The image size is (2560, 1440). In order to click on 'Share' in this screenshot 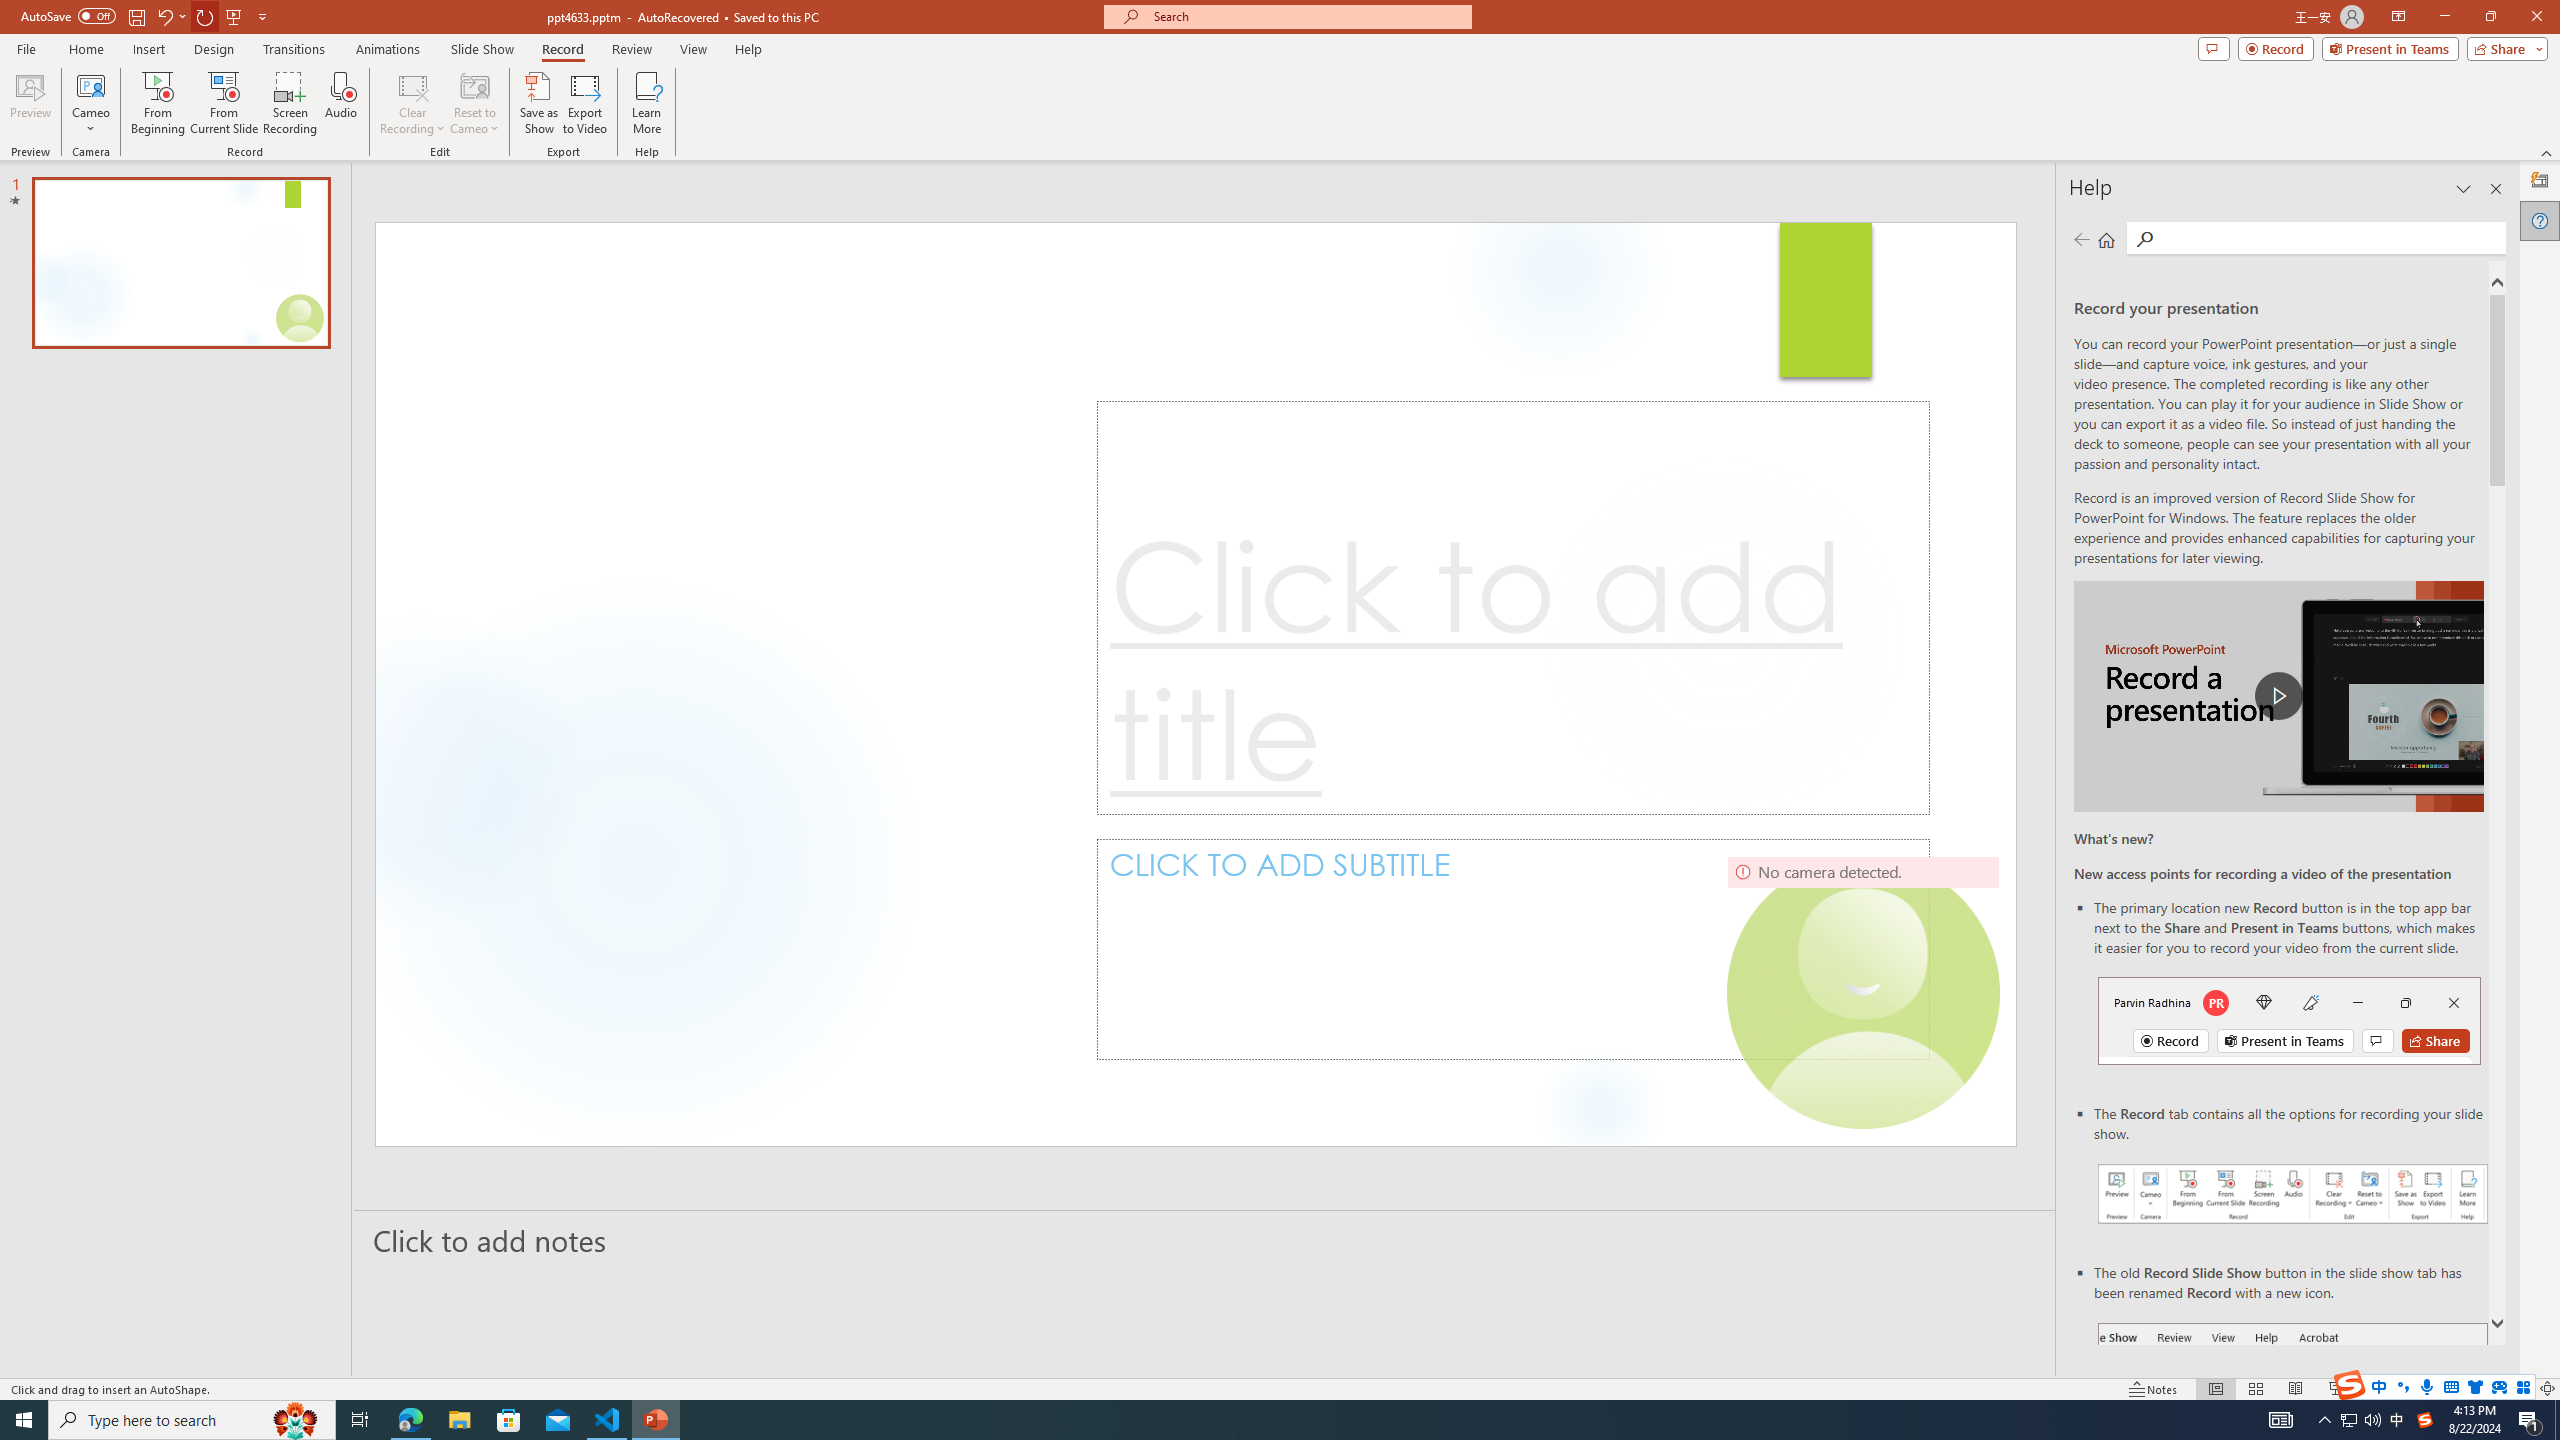, I will do `click(2502, 47)`.